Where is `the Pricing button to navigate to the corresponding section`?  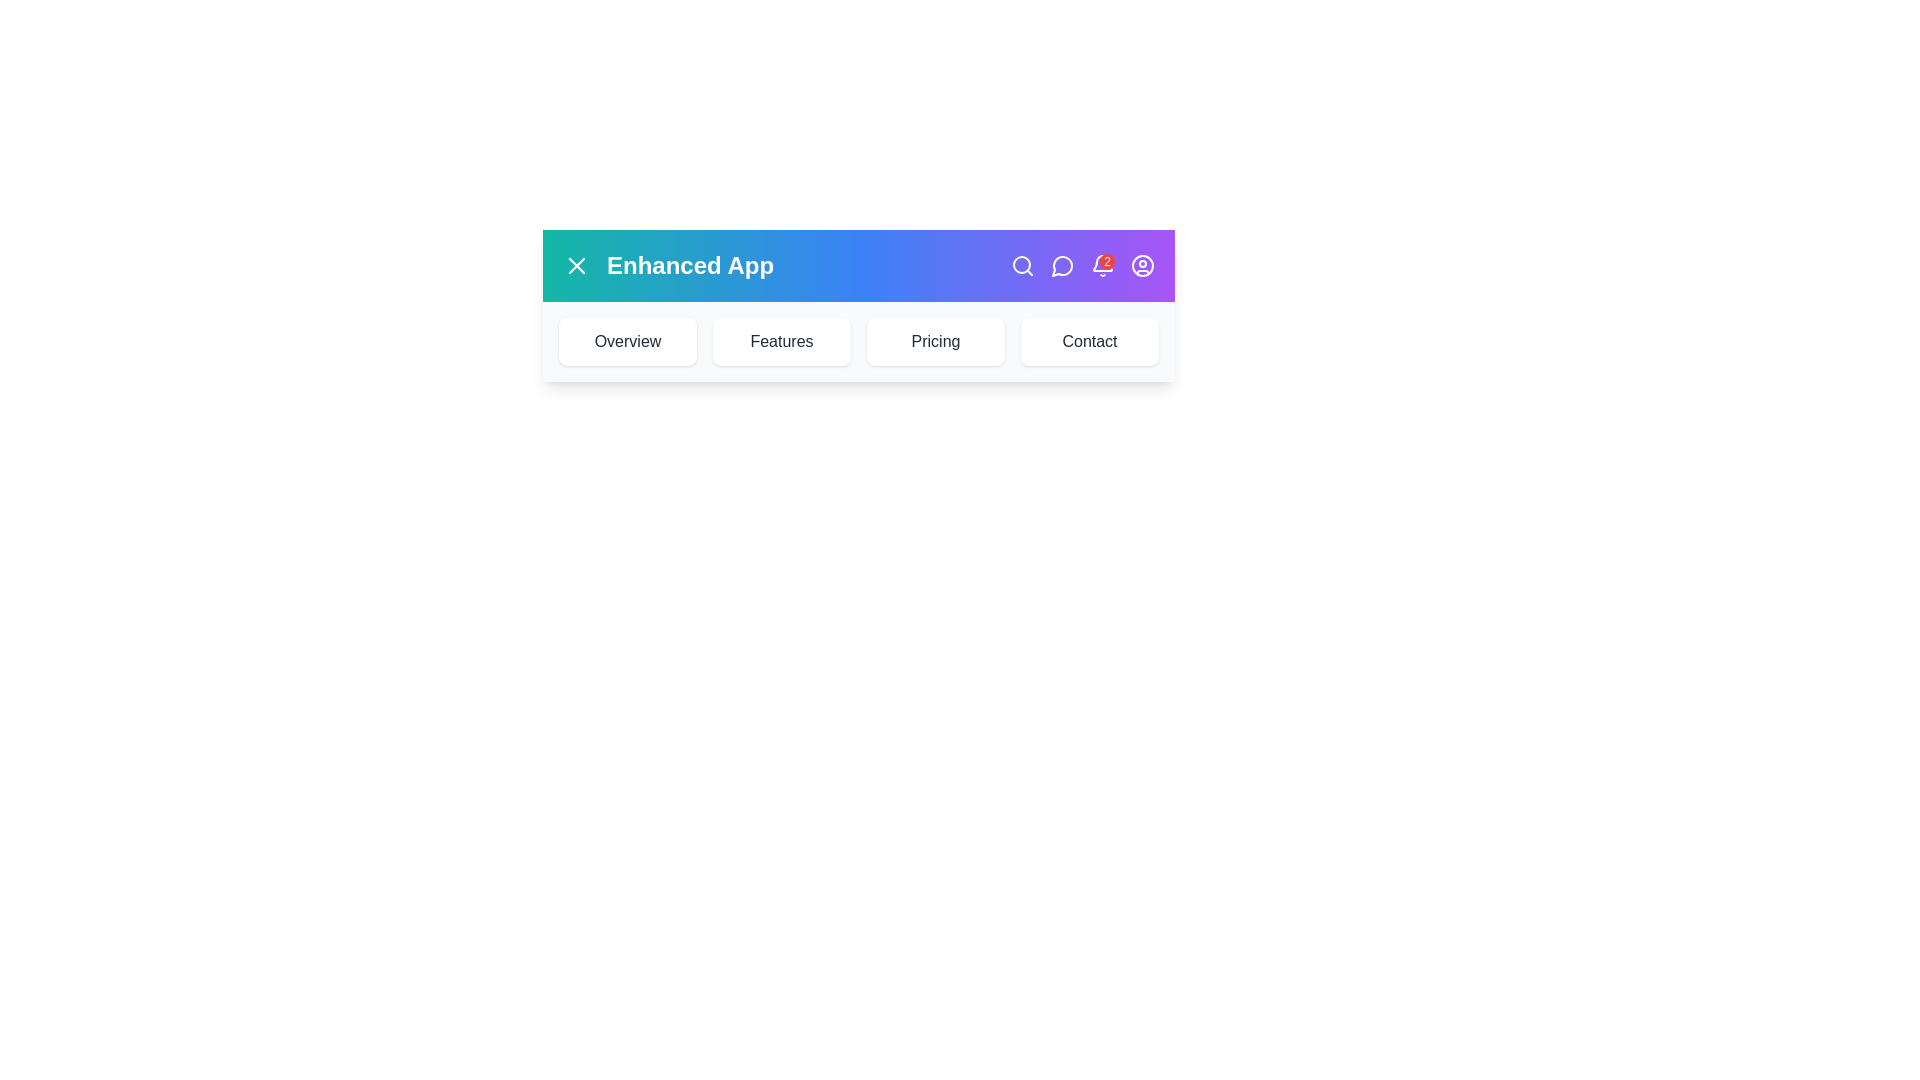
the Pricing button to navigate to the corresponding section is located at coordinates (935, 341).